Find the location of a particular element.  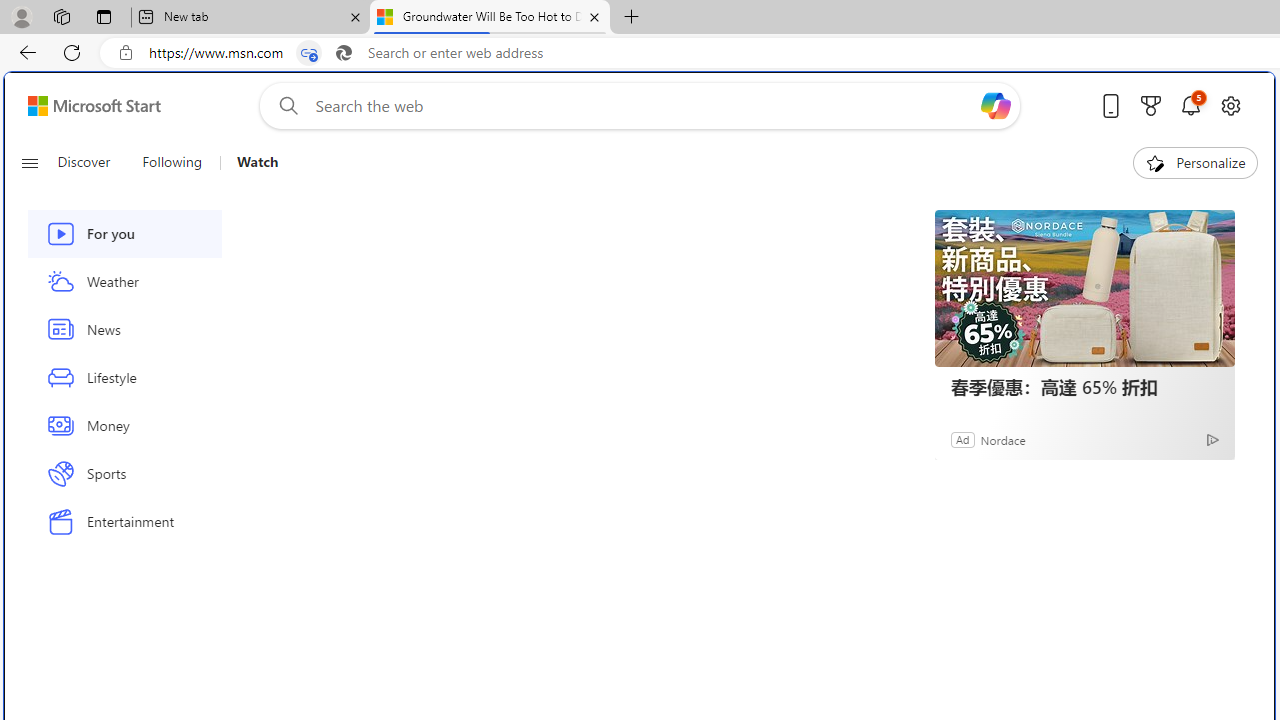

'Skip to content' is located at coordinates (86, 105).